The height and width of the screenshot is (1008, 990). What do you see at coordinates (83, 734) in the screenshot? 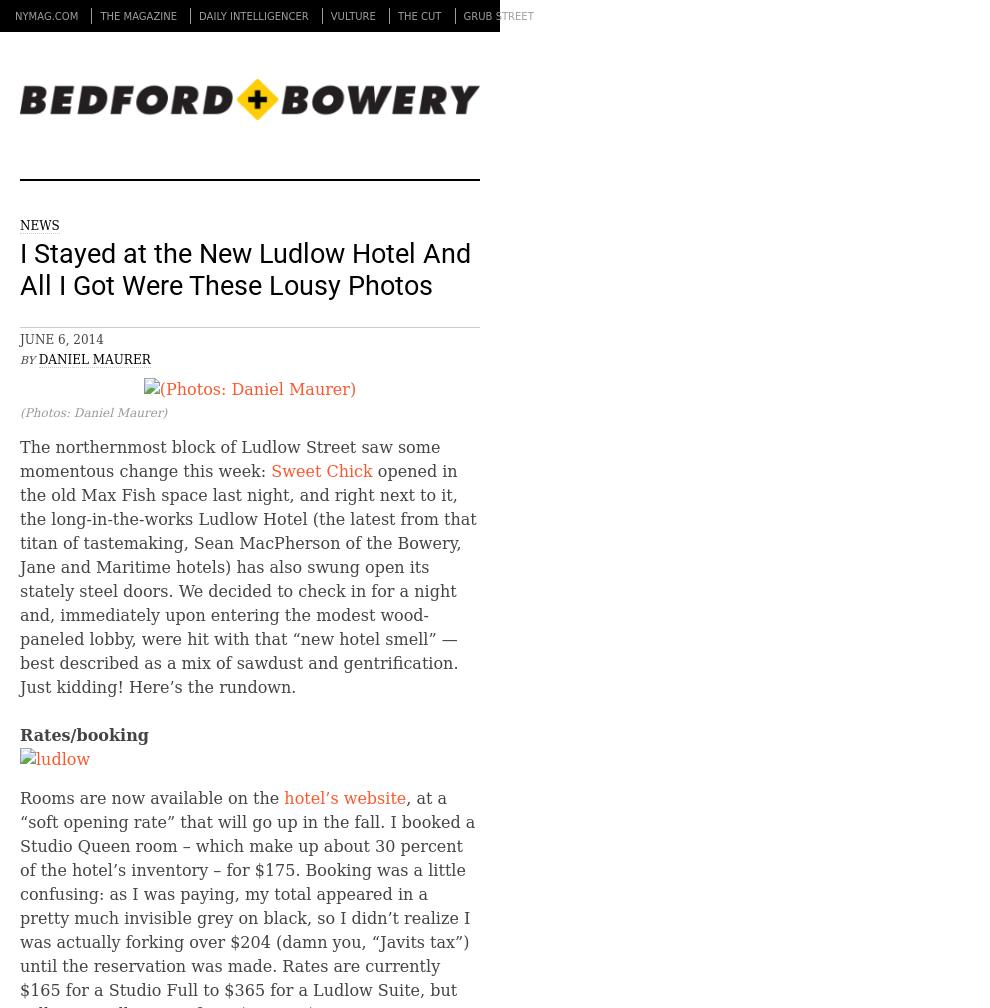
I see `'Rates/booking'` at bounding box center [83, 734].